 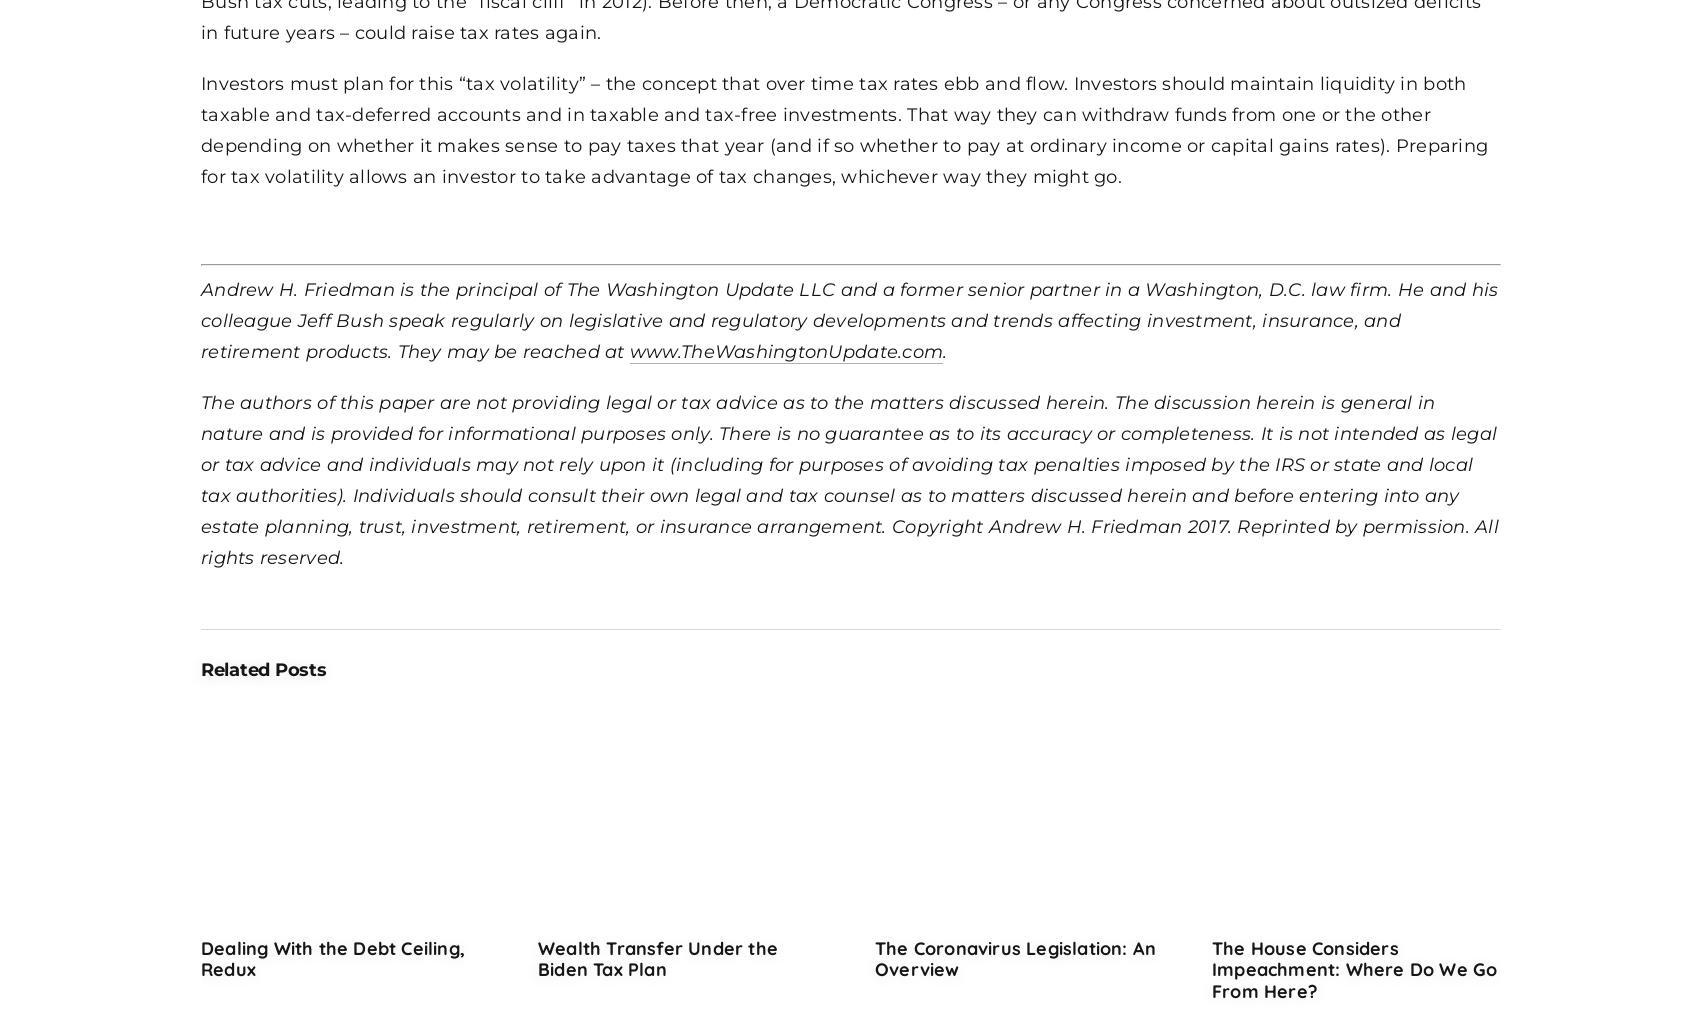 What do you see at coordinates (843, 129) in the screenshot?
I see `'Investors must plan for this “tax volatility” – the concept that over time tax rates ebb and flow. Investors should maintain liquidity in both taxable and tax-deferred accounts and in taxable and tax-free investments. That way they can withdraw funds from one or the other depending on whether it makes sense to pay taxes that year (and if so whether to pay at ordinary income or capital gains rates). Preparing for tax volatility allows an investor to take advantage of tax changes, whichever way they might go.'` at bounding box center [843, 129].